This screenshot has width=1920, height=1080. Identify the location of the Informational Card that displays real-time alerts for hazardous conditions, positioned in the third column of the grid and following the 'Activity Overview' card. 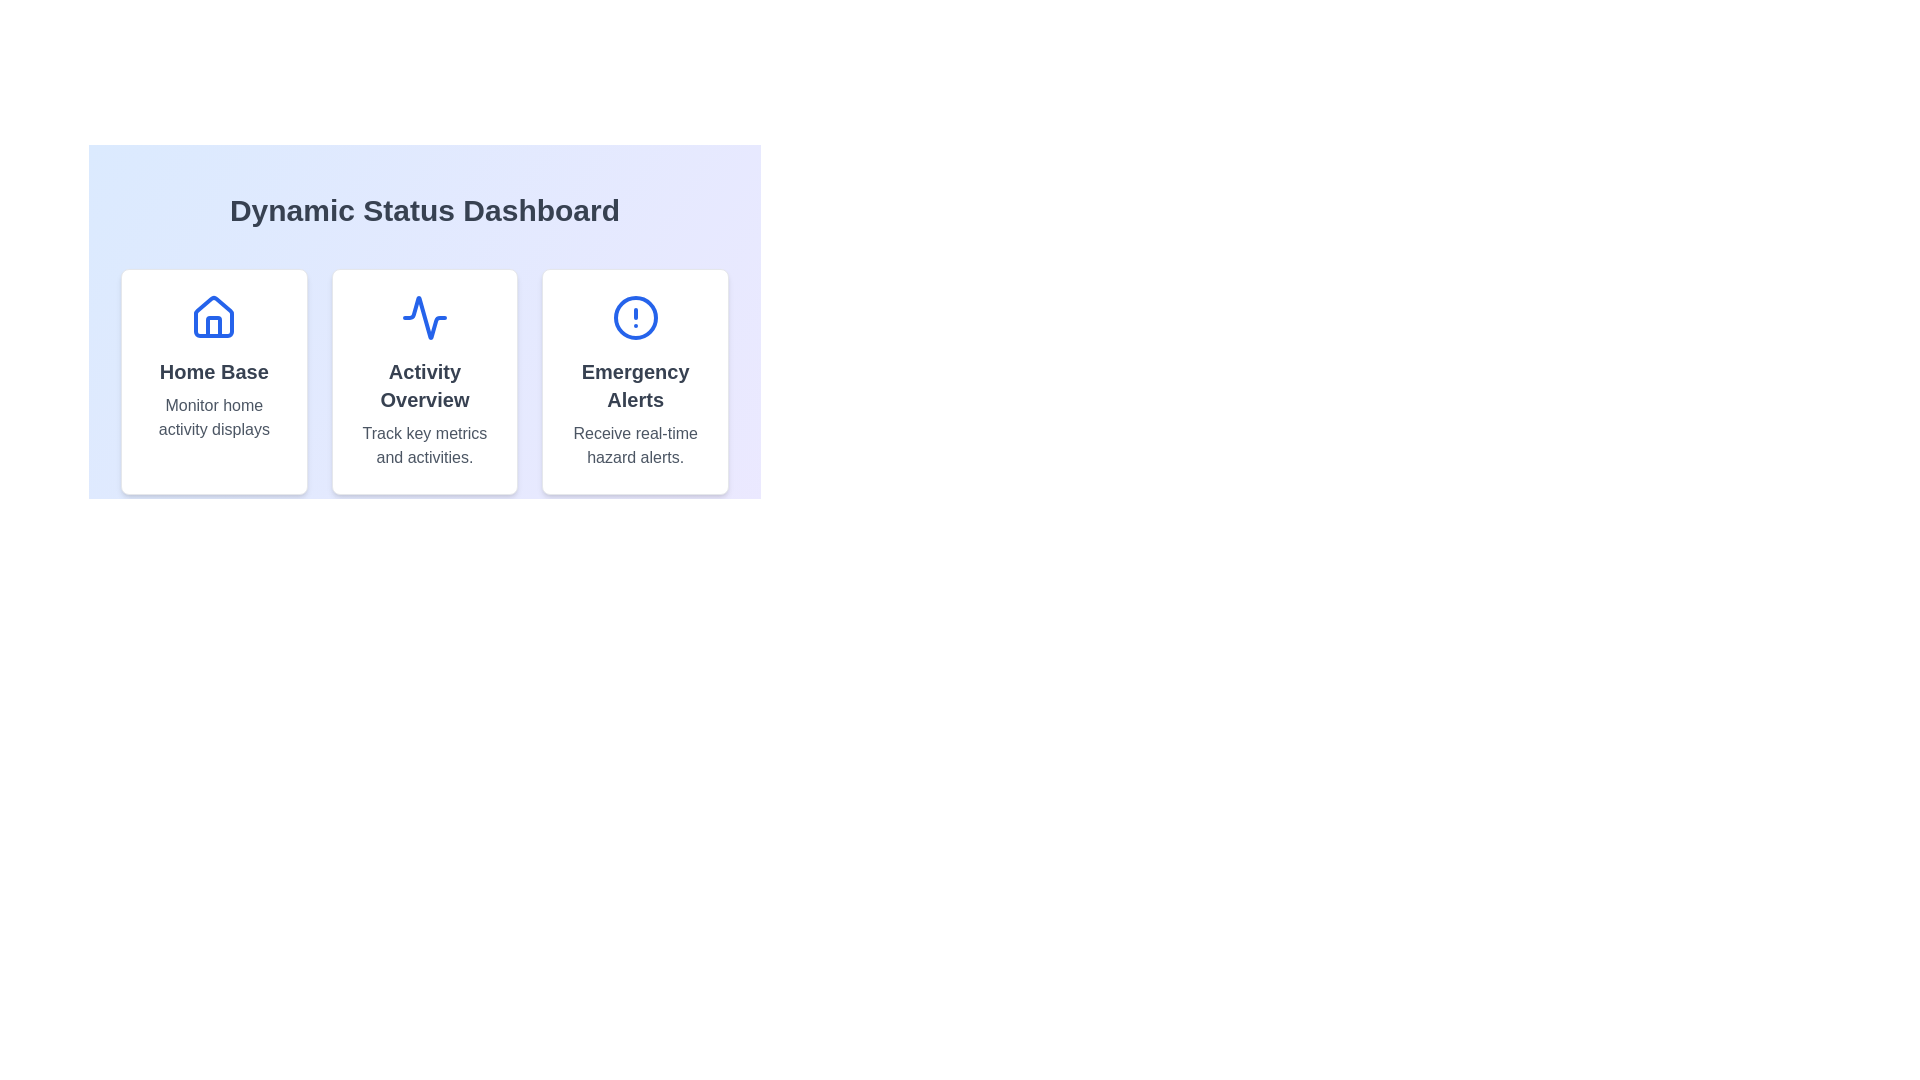
(634, 381).